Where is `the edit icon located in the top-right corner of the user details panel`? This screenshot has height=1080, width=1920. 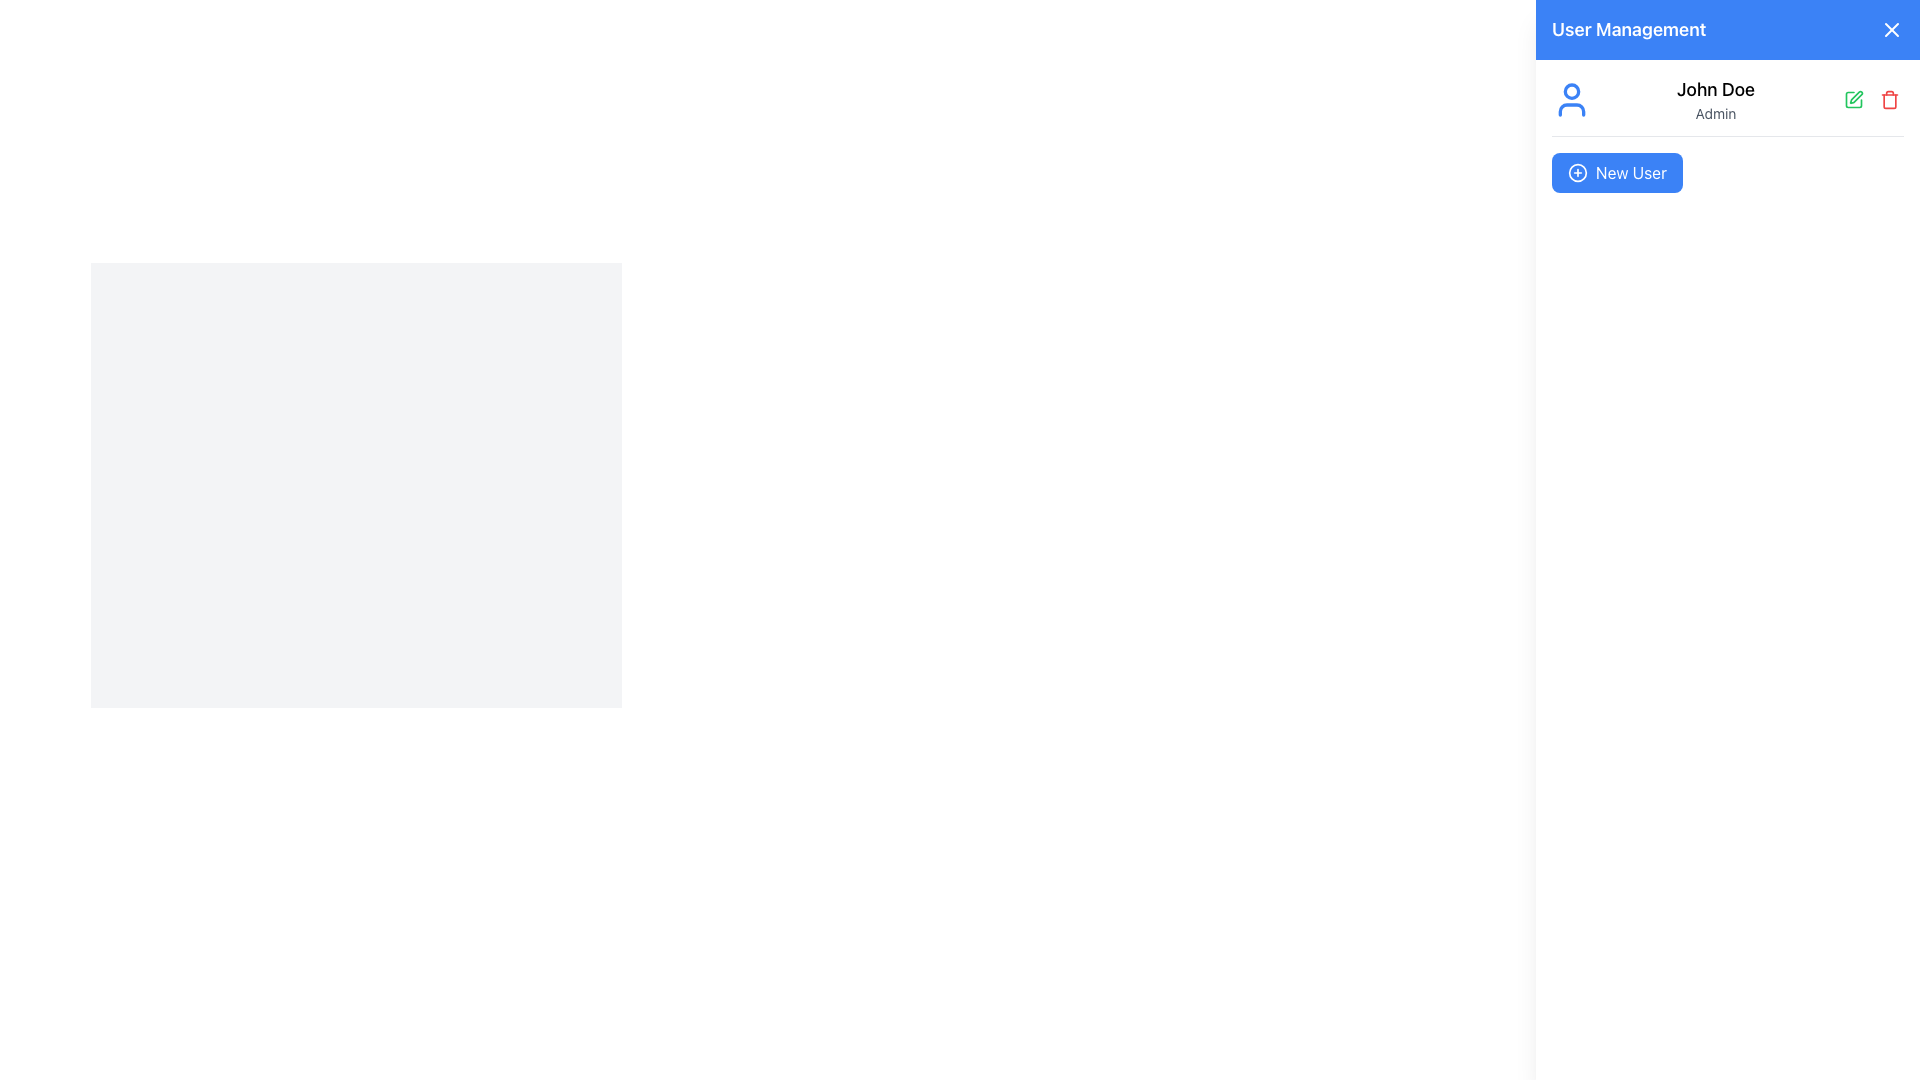 the edit icon located in the top-right corner of the user details panel is located at coordinates (1855, 97).